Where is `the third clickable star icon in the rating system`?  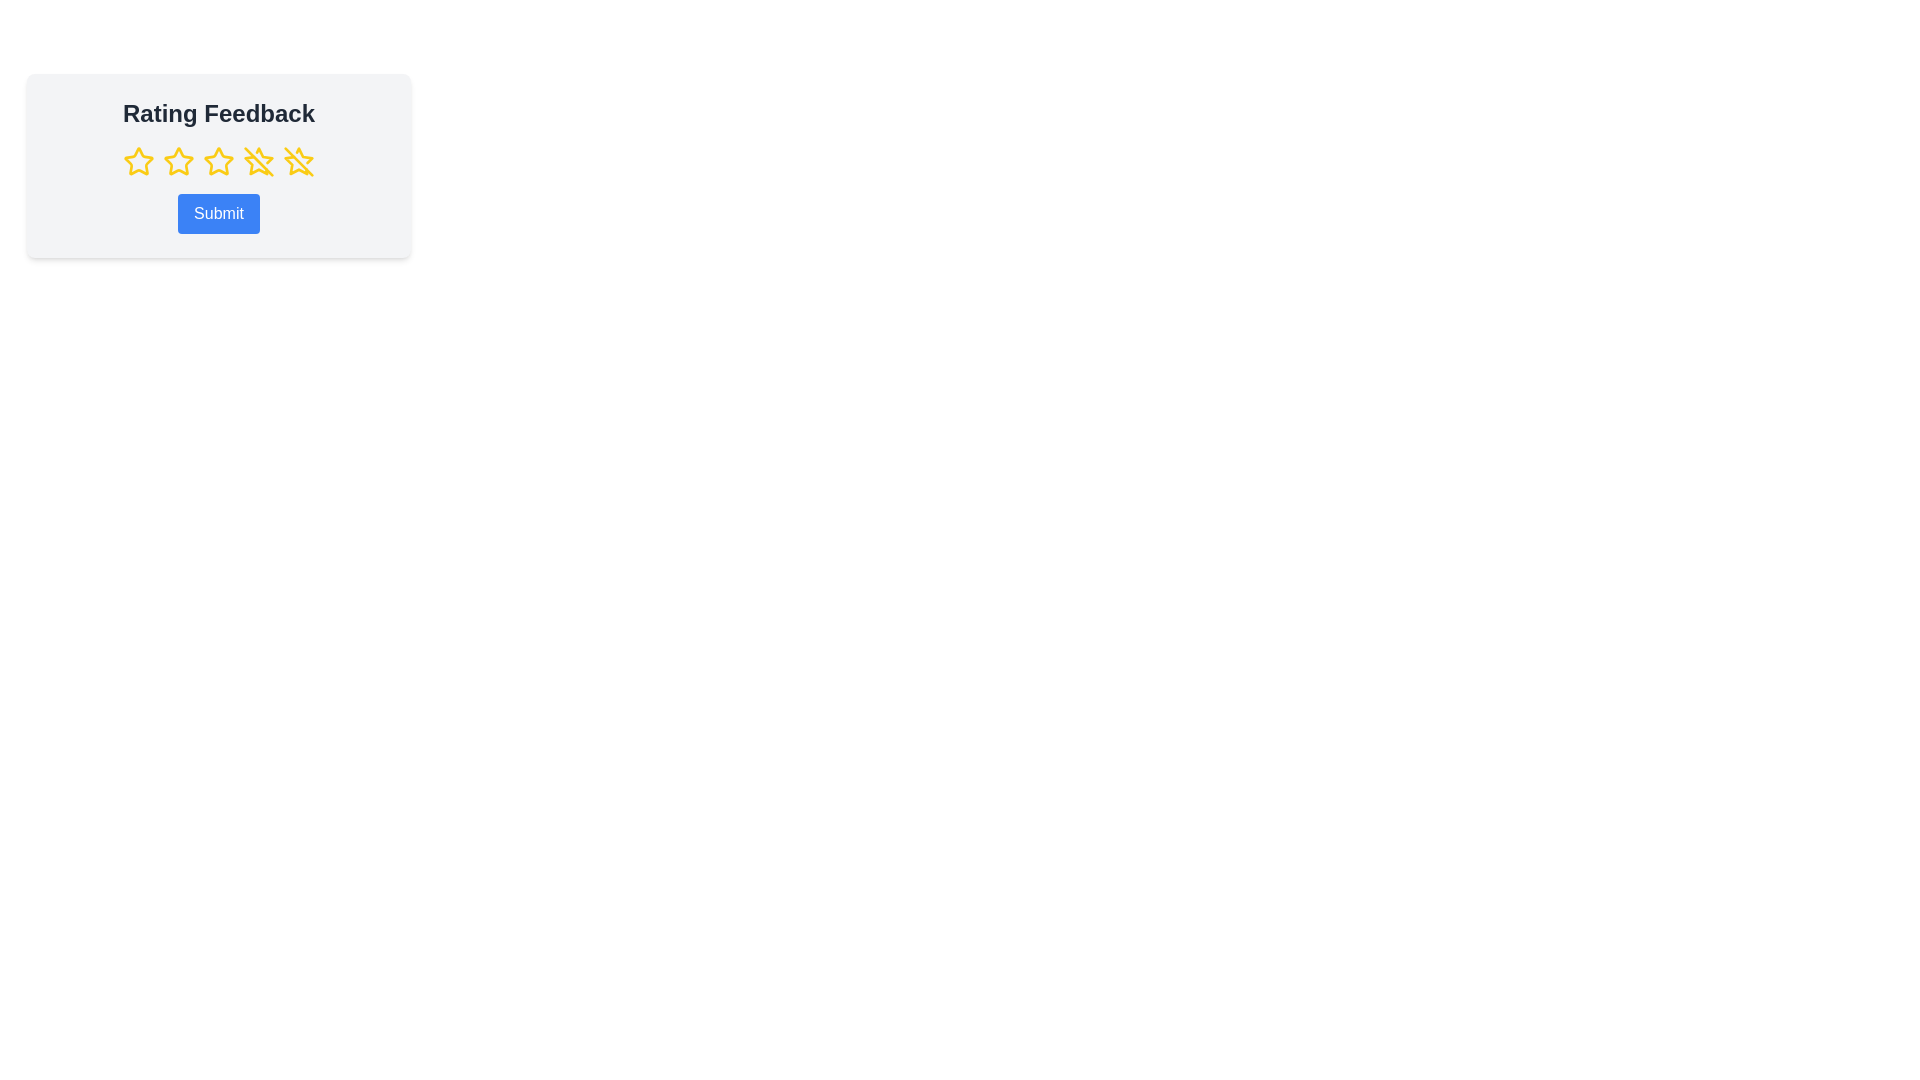
the third clickable star icon in the rating system is located at coordinates (219, 161).